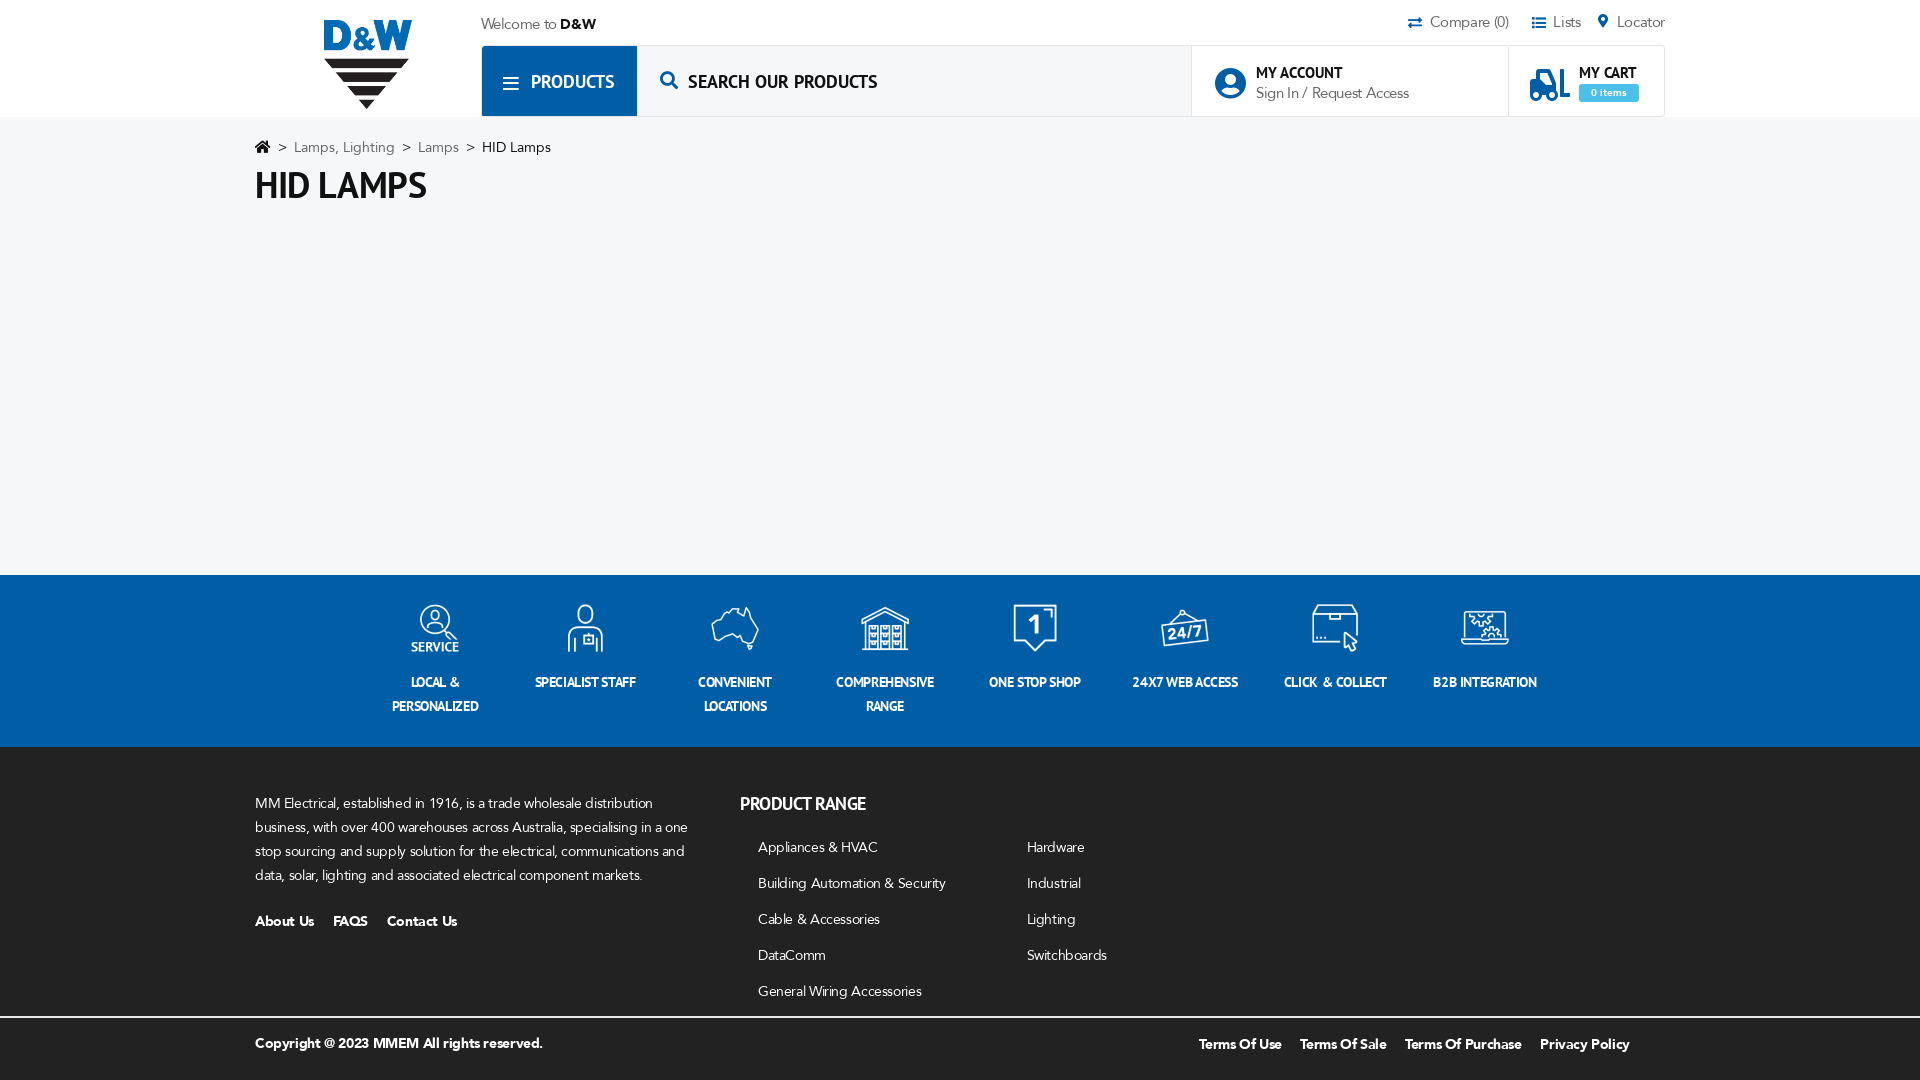 The height and width of the screenshot is (1080, 1920). I want to click on 'Contact Us', so click(428, 921).